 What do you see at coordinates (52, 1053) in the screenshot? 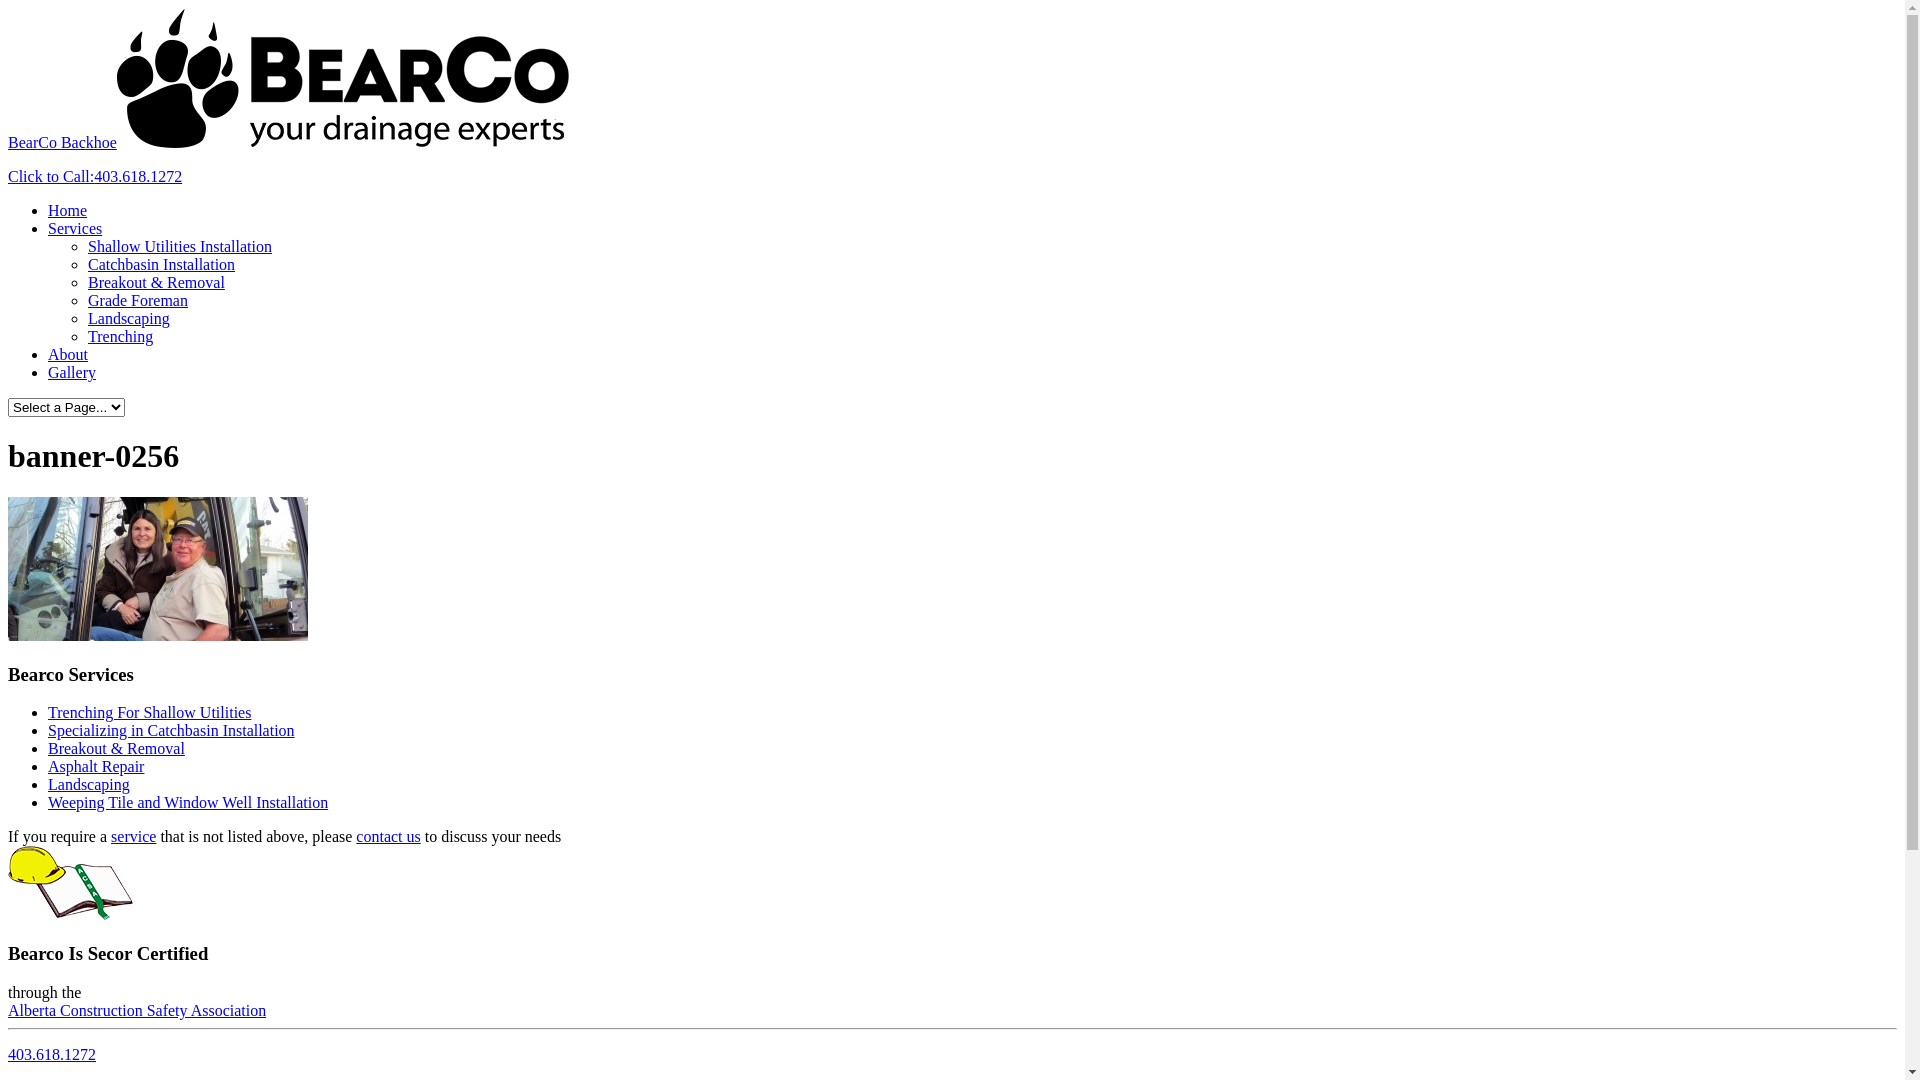
I see `'403.618.1272'` at bounding box center [52, 1053].